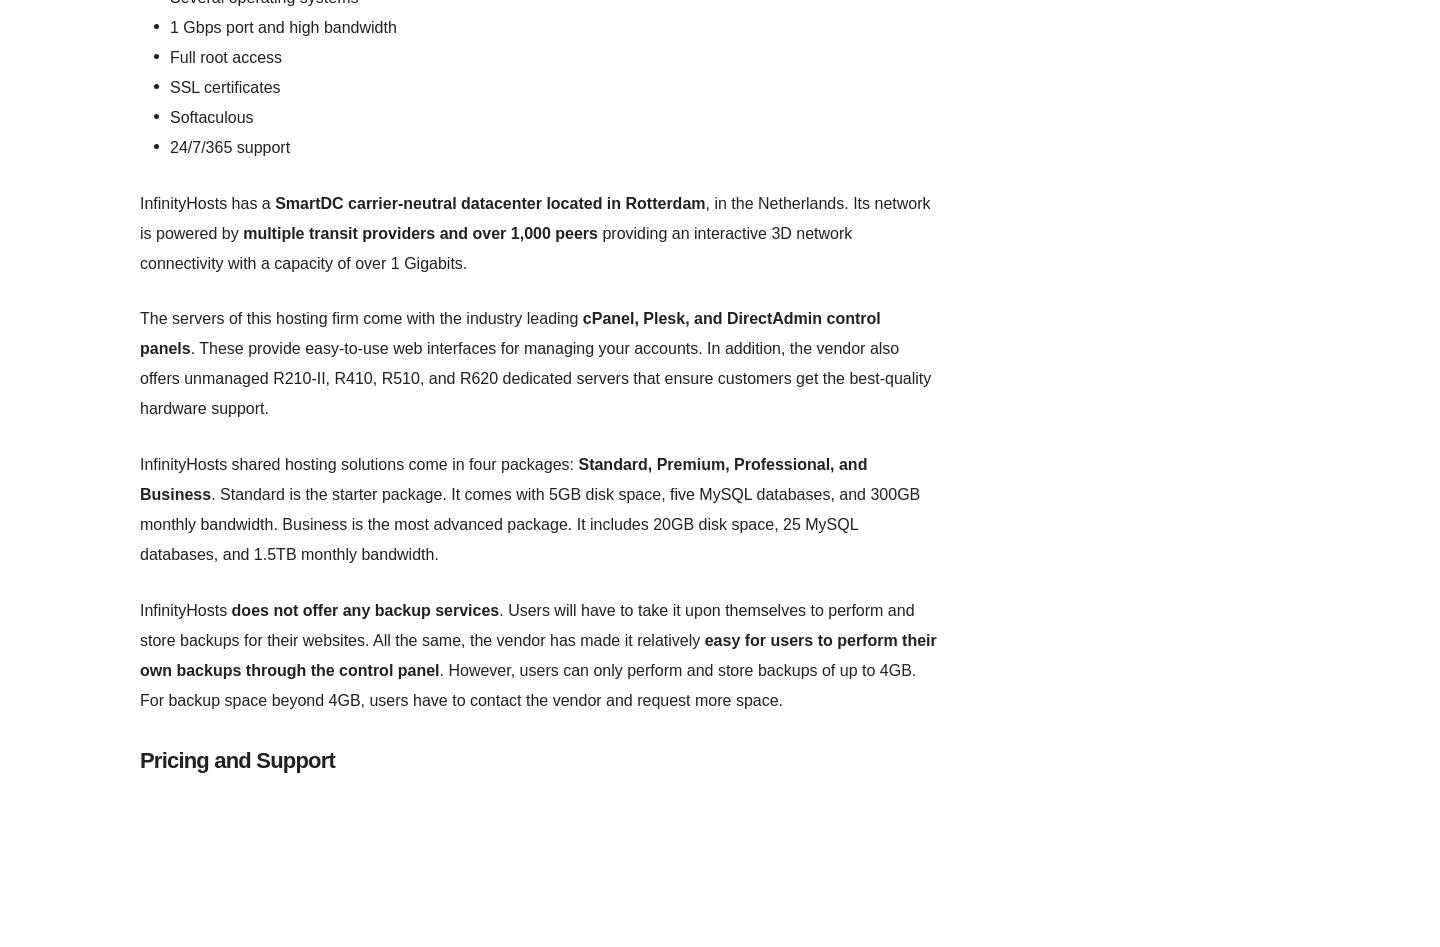 The image size is (1440, 947). What do you see at coordinates (207, 333) in the screenshot?
I see `'Credit Card Processing'` at bounding box center [207, 333].